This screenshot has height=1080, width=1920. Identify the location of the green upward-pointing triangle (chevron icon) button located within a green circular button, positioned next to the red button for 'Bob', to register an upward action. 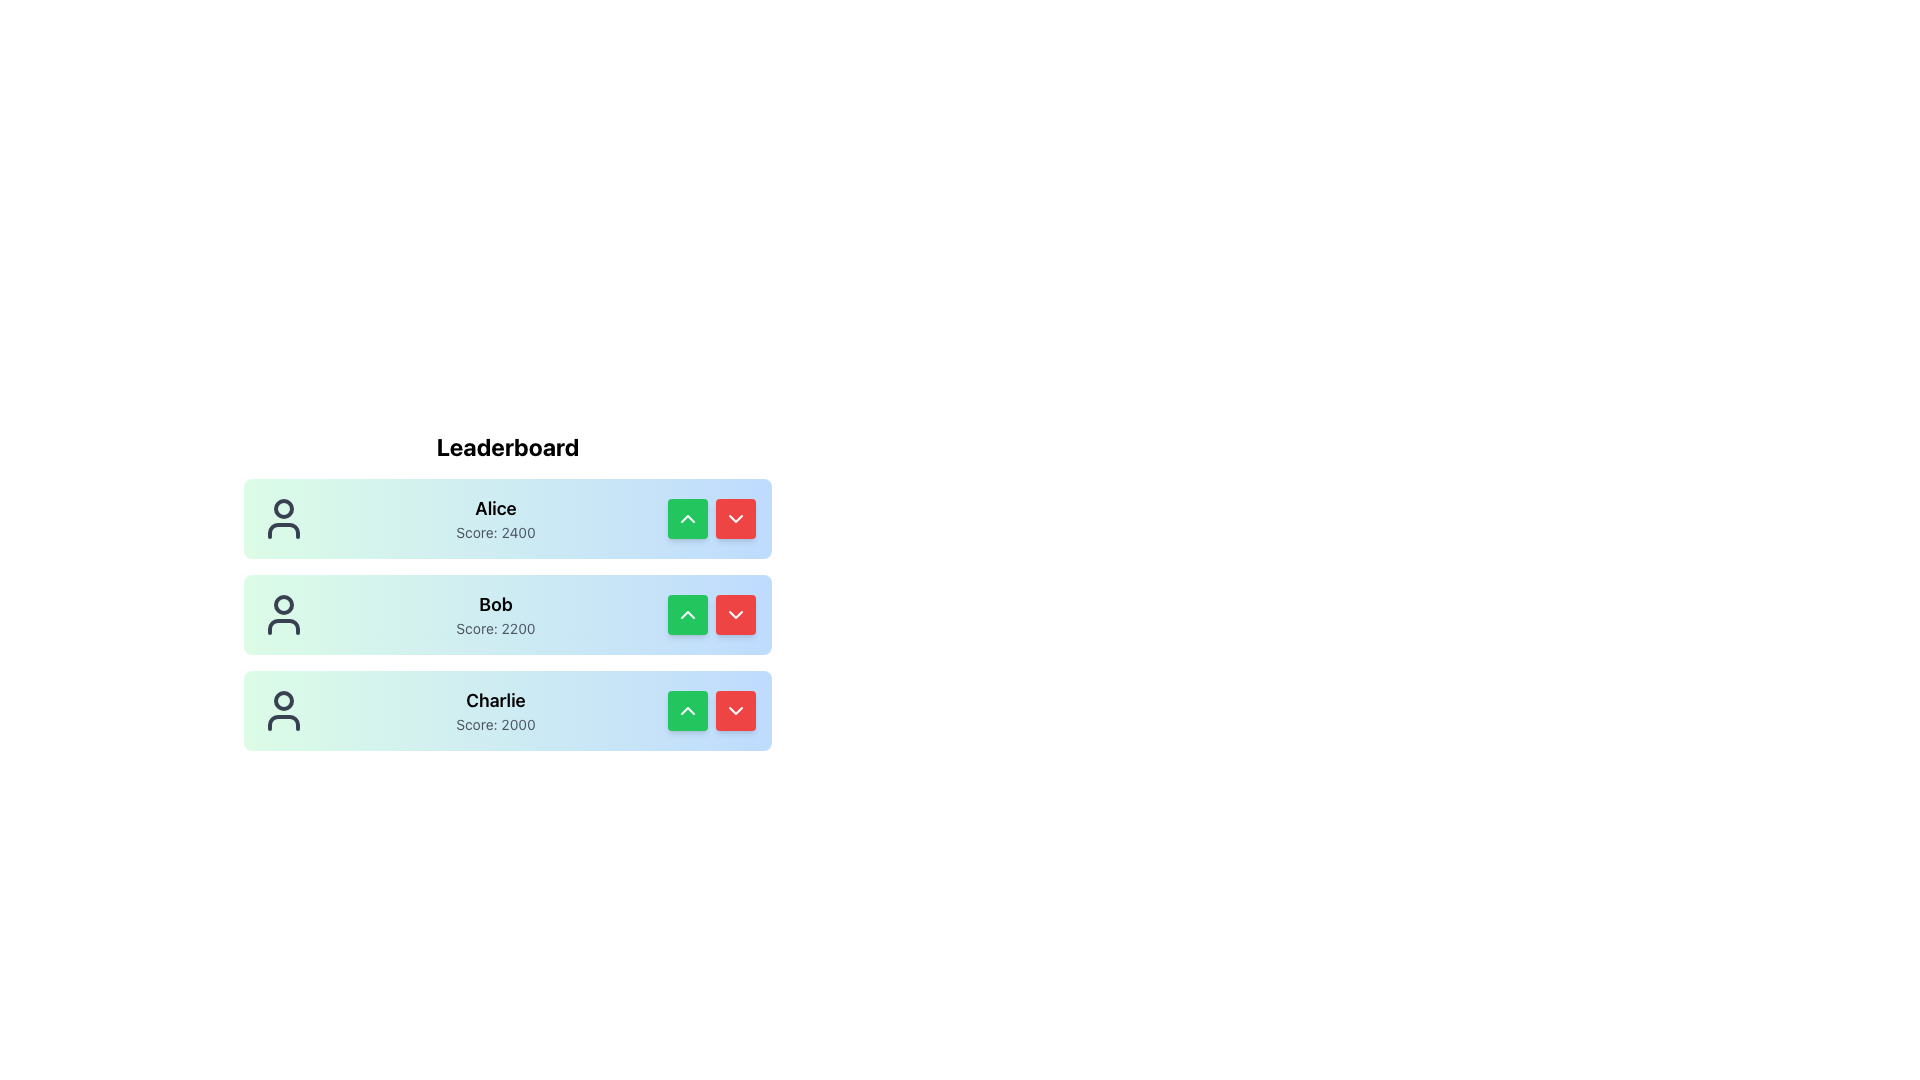
(687, 613).